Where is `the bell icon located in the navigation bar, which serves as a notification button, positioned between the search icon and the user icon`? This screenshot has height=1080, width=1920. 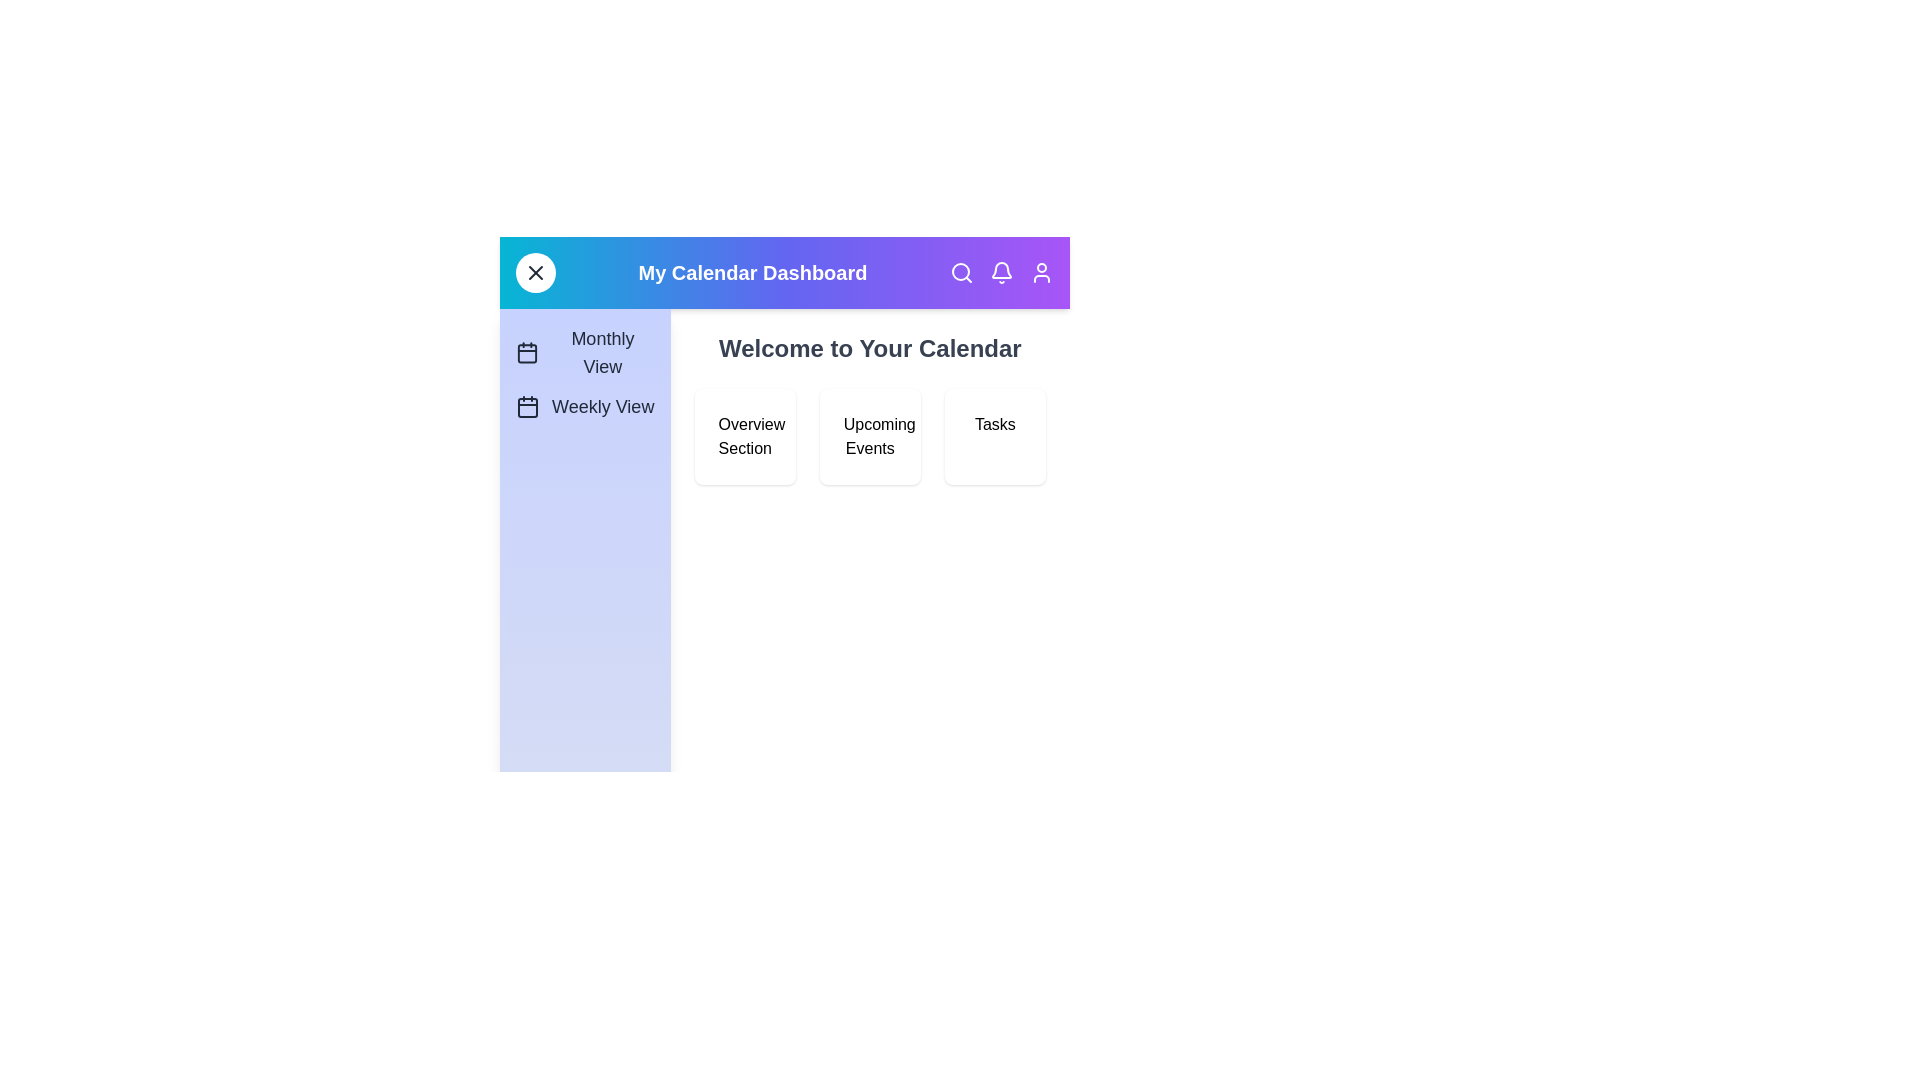 the bell icon located in the navigation bar, which serves as a notification button, positioned between the search icon and the user icon is located at coordinates (1002, 273).